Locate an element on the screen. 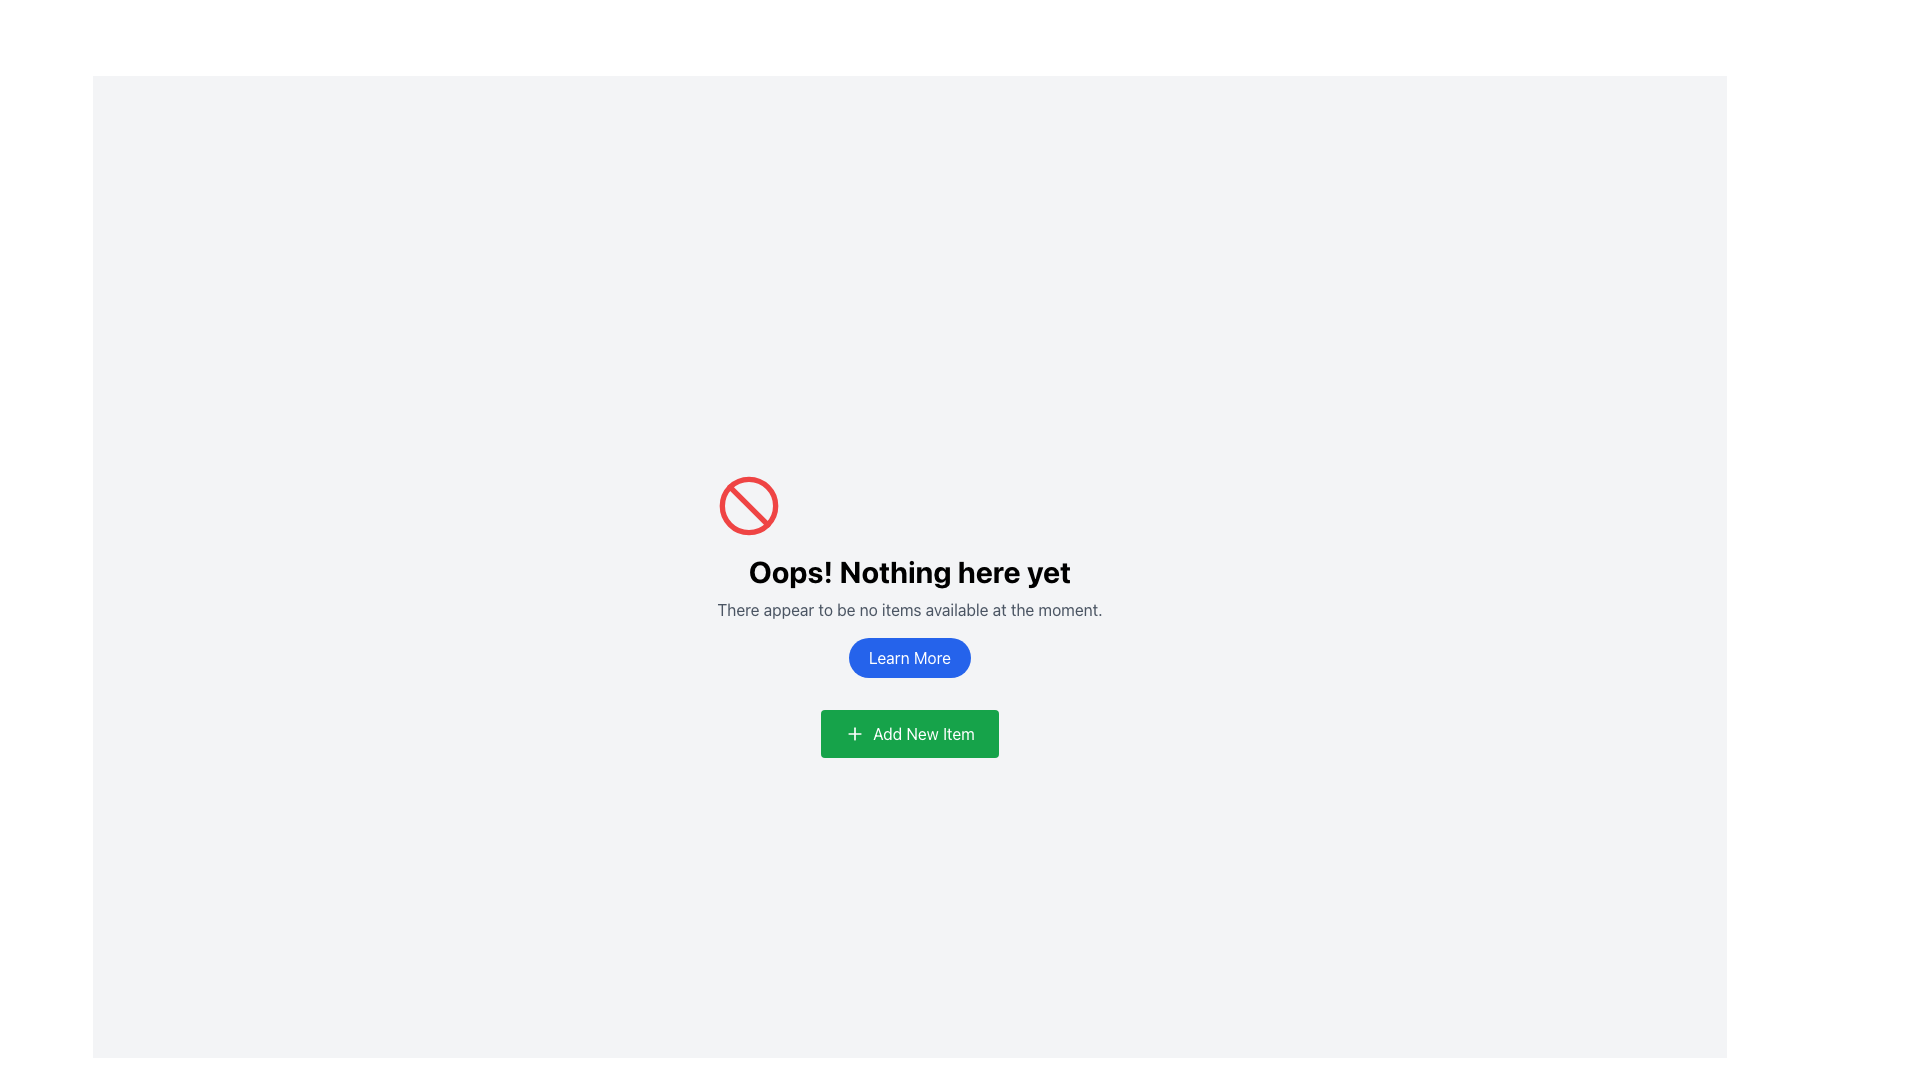 Image resolution: width=1920 pixels, height=1080 pixels. the small '+' icon on the green 'Add New Item' button, which is positioned at the center bottom below the blue 'Learn More' button is located at coordinates (855, 733).